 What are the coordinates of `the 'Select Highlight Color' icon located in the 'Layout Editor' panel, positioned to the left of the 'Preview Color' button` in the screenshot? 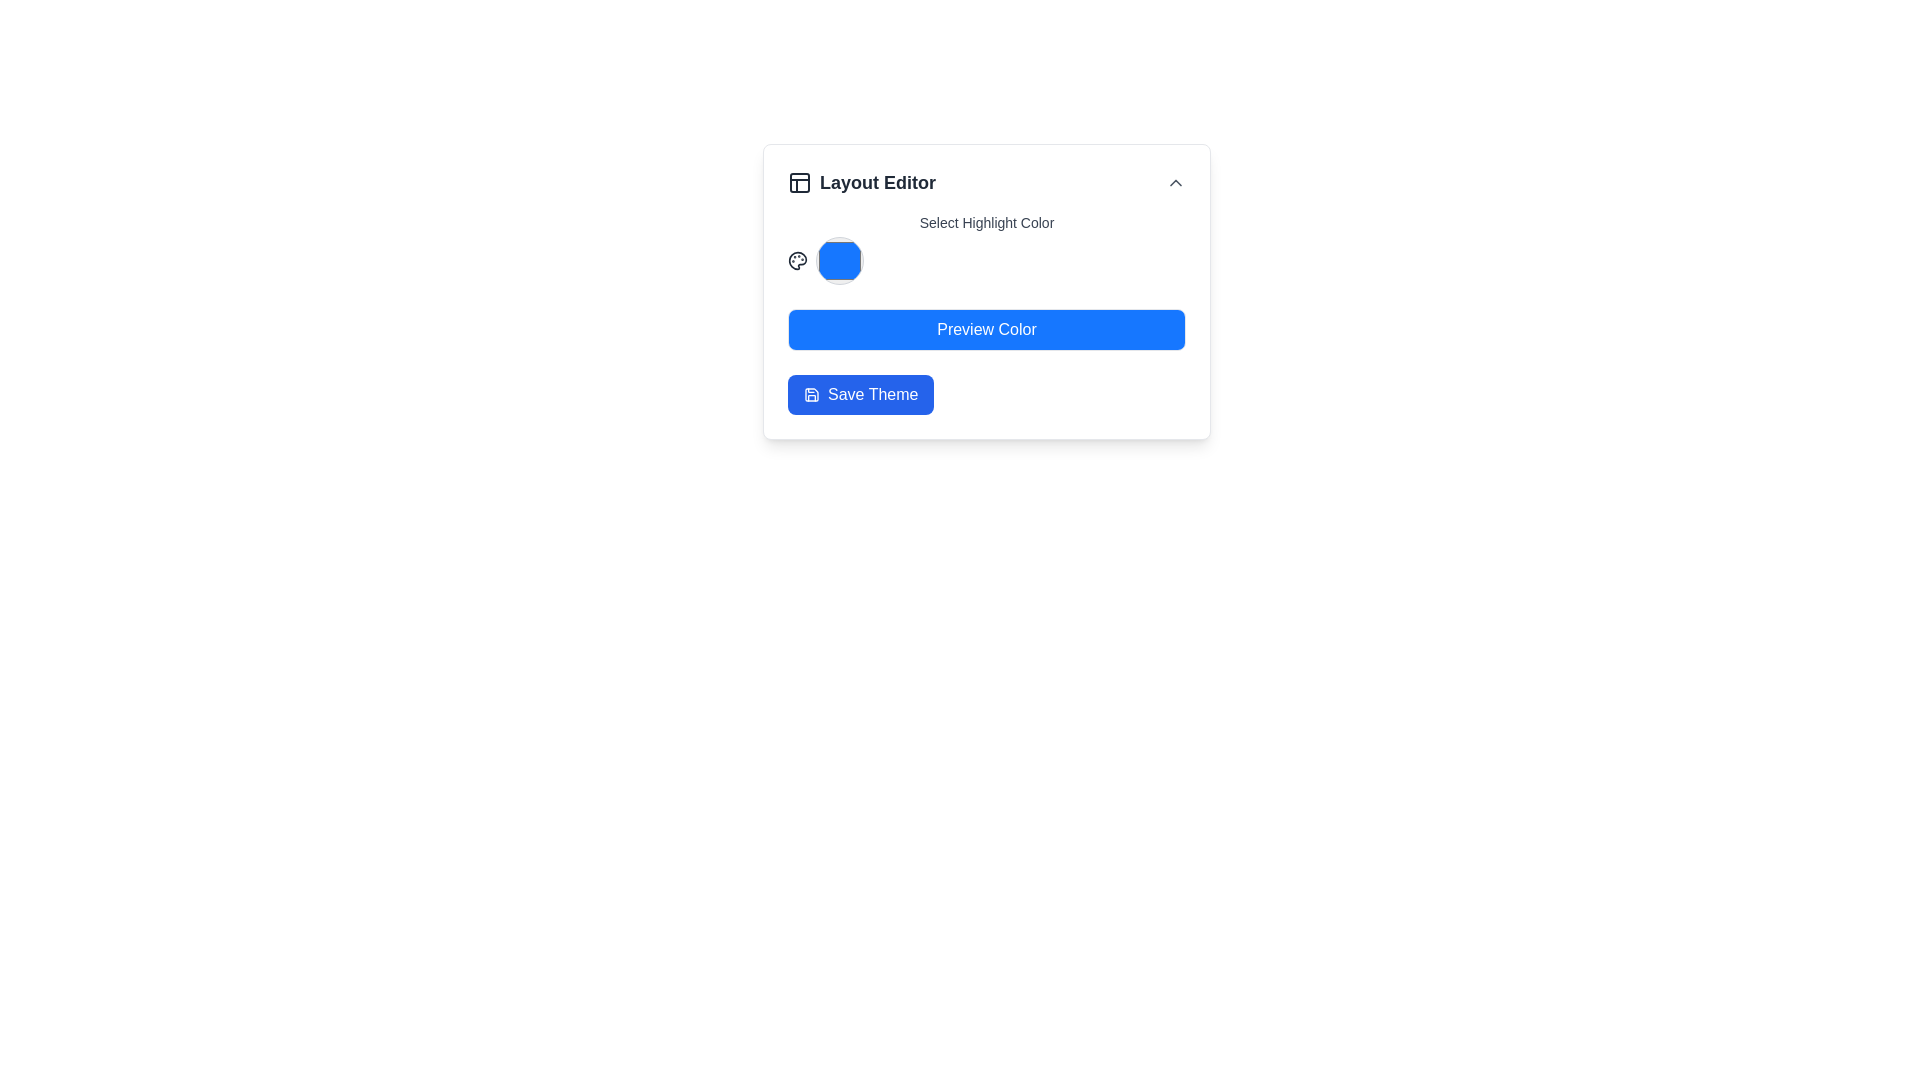 It's located at (796, 260).